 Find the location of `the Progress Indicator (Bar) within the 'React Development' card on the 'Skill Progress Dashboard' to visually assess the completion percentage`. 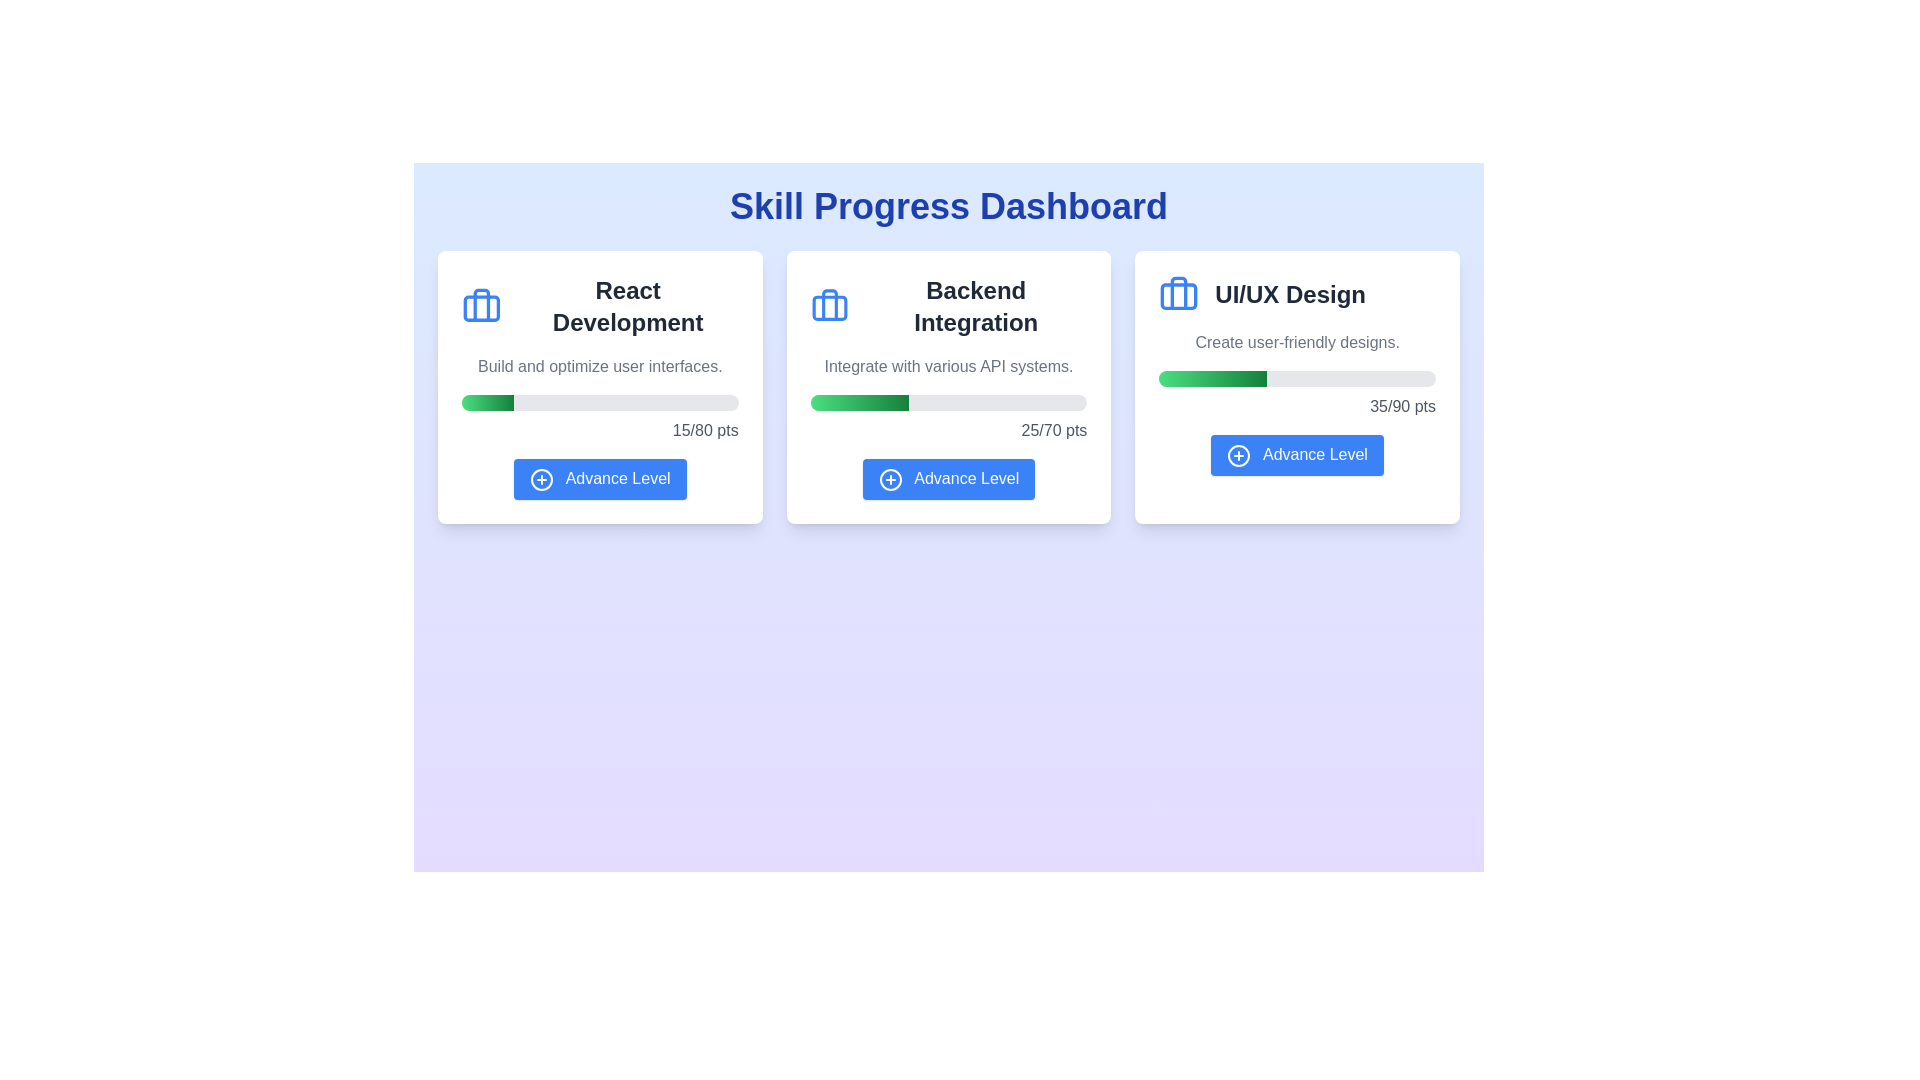

the Progress Indicator (Bar) within the 'React Development' card on the 'Skill Progress Dashboard' to visually assess the completion percentage is located at coordinates (487, 402).